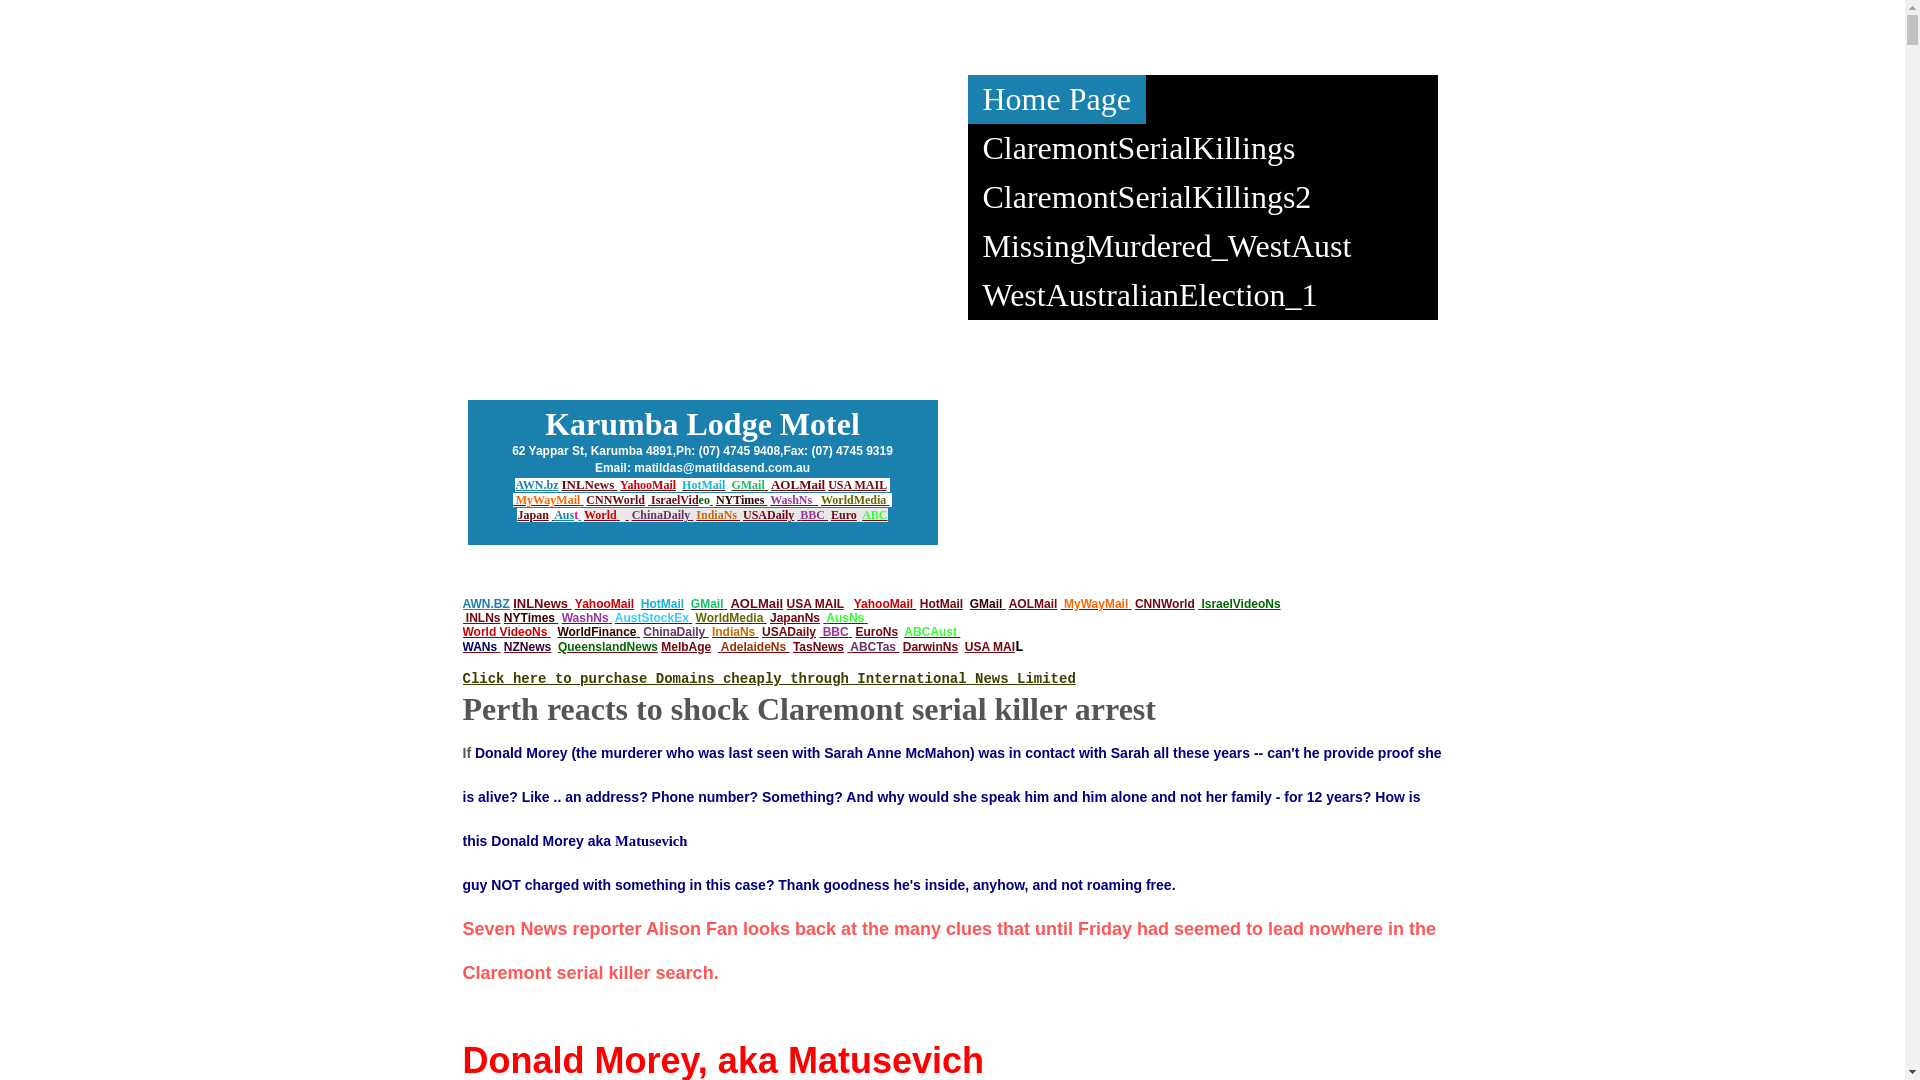 This screenshot has height=1080, width=1920. What do you see at coordinates (504, 632) in the screenshot?
I see `'World VideoNs'` at bounding box center [504, 632].